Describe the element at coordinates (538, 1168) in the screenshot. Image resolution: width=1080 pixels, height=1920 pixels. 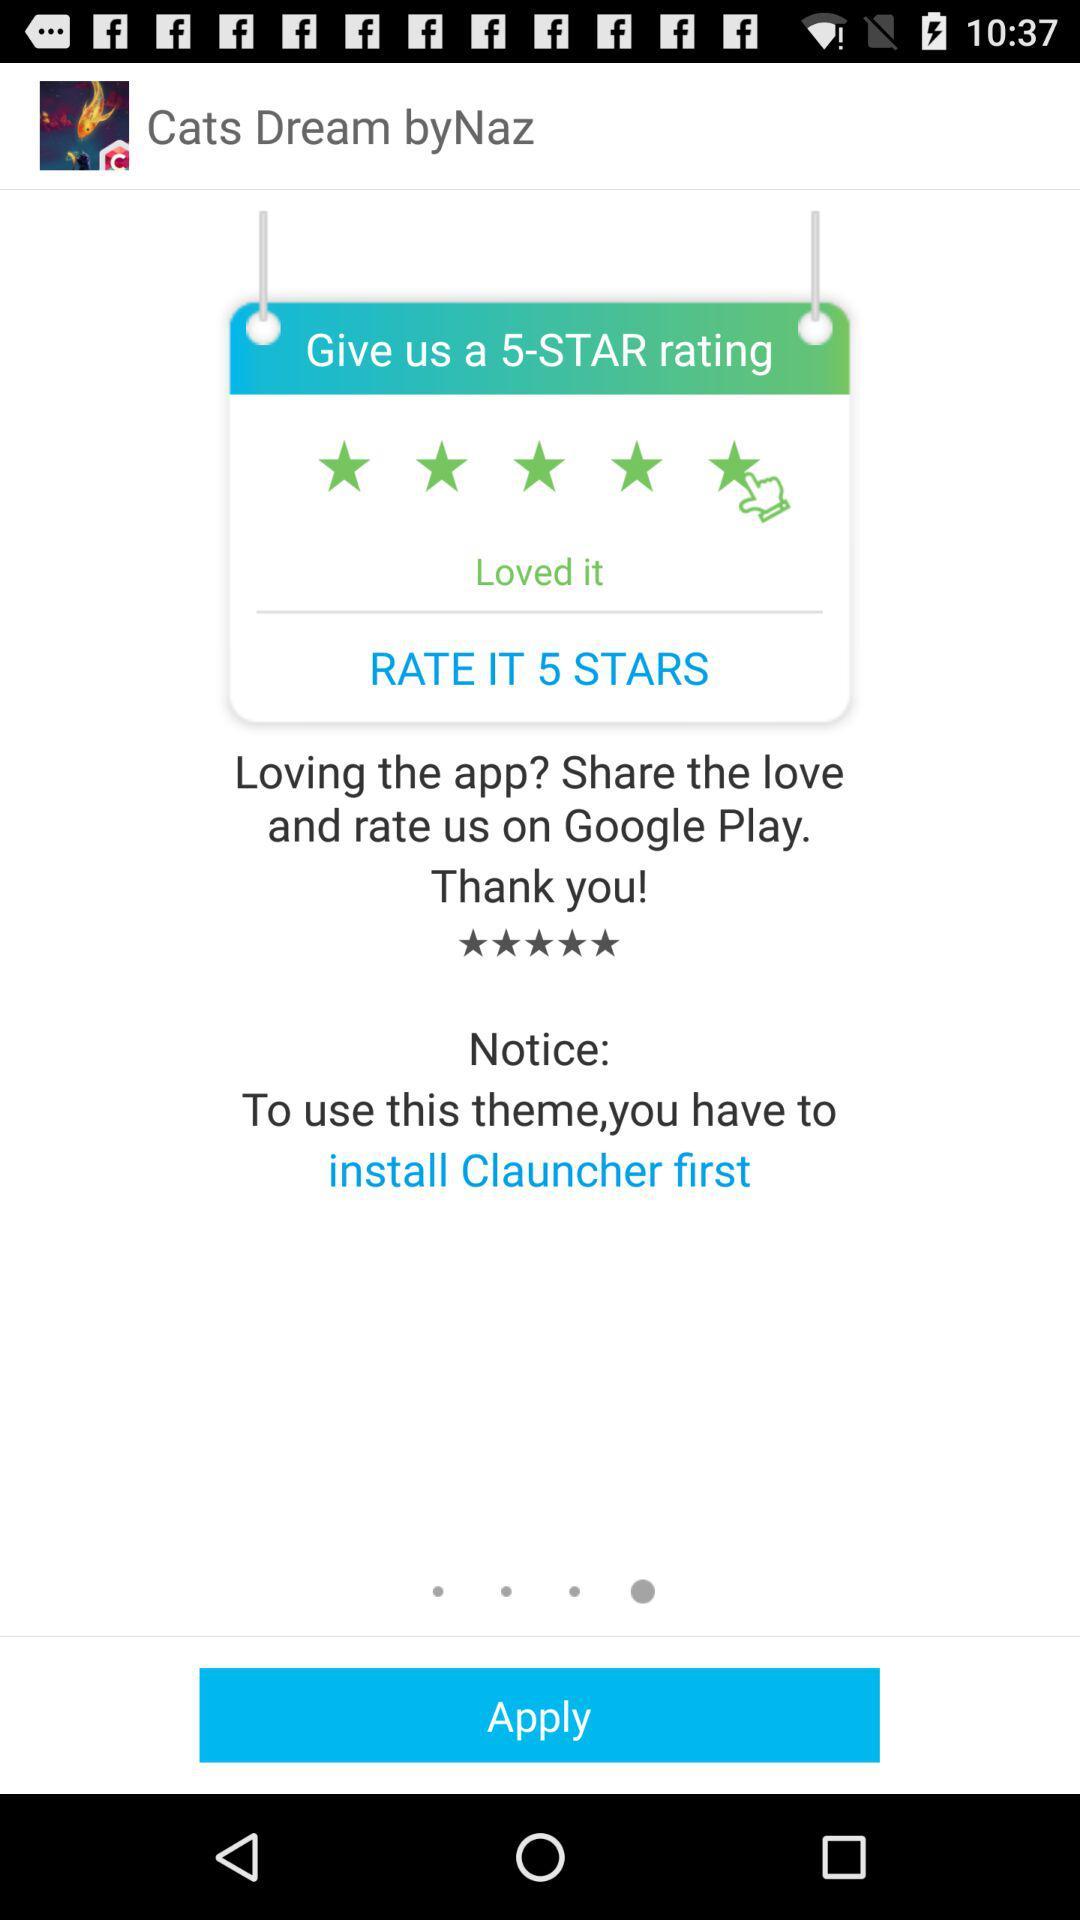
I see `install clauncher first` at that location.